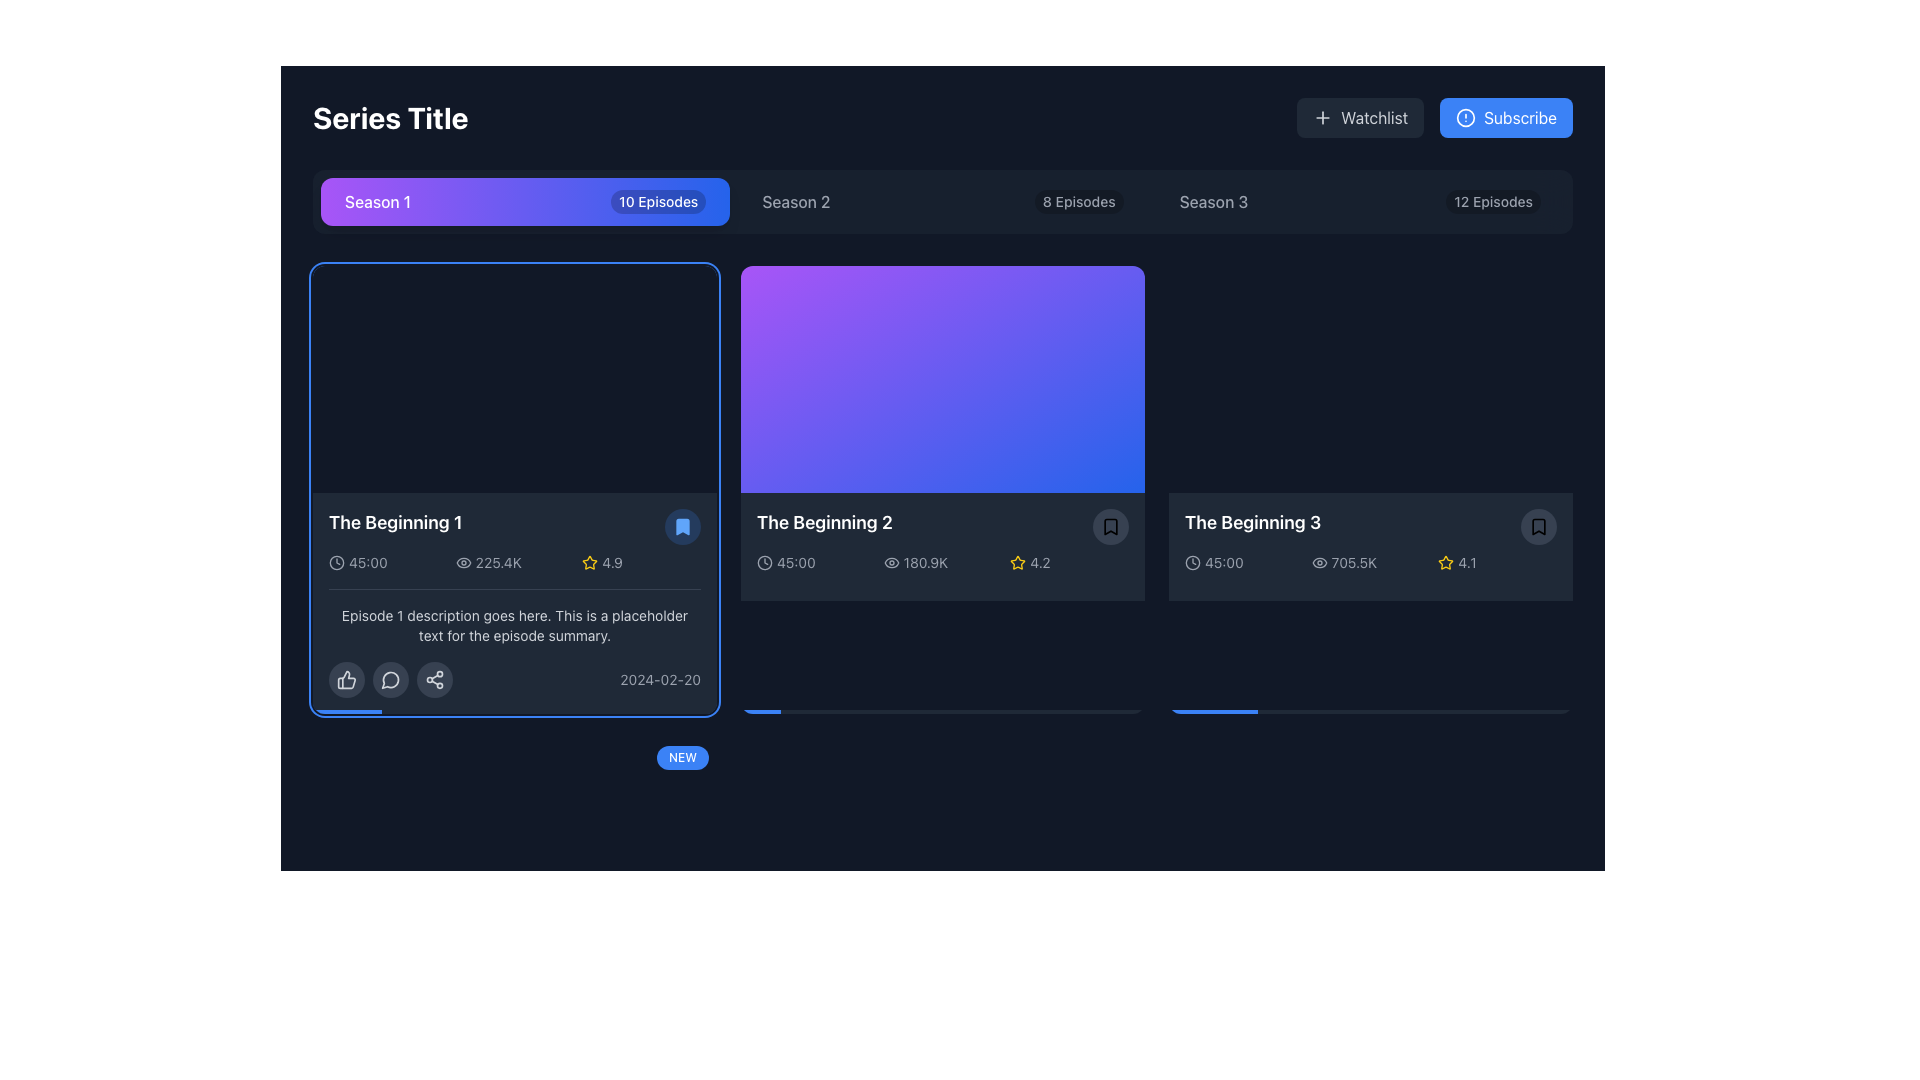  What do you see at coordinates (462, 563) in the screenshot?
I see `the eye-shaped icon, which is styled in minimalistic lineart design and located to the left of the numerical text display '225.4K'` at bounding box center [462, 563].